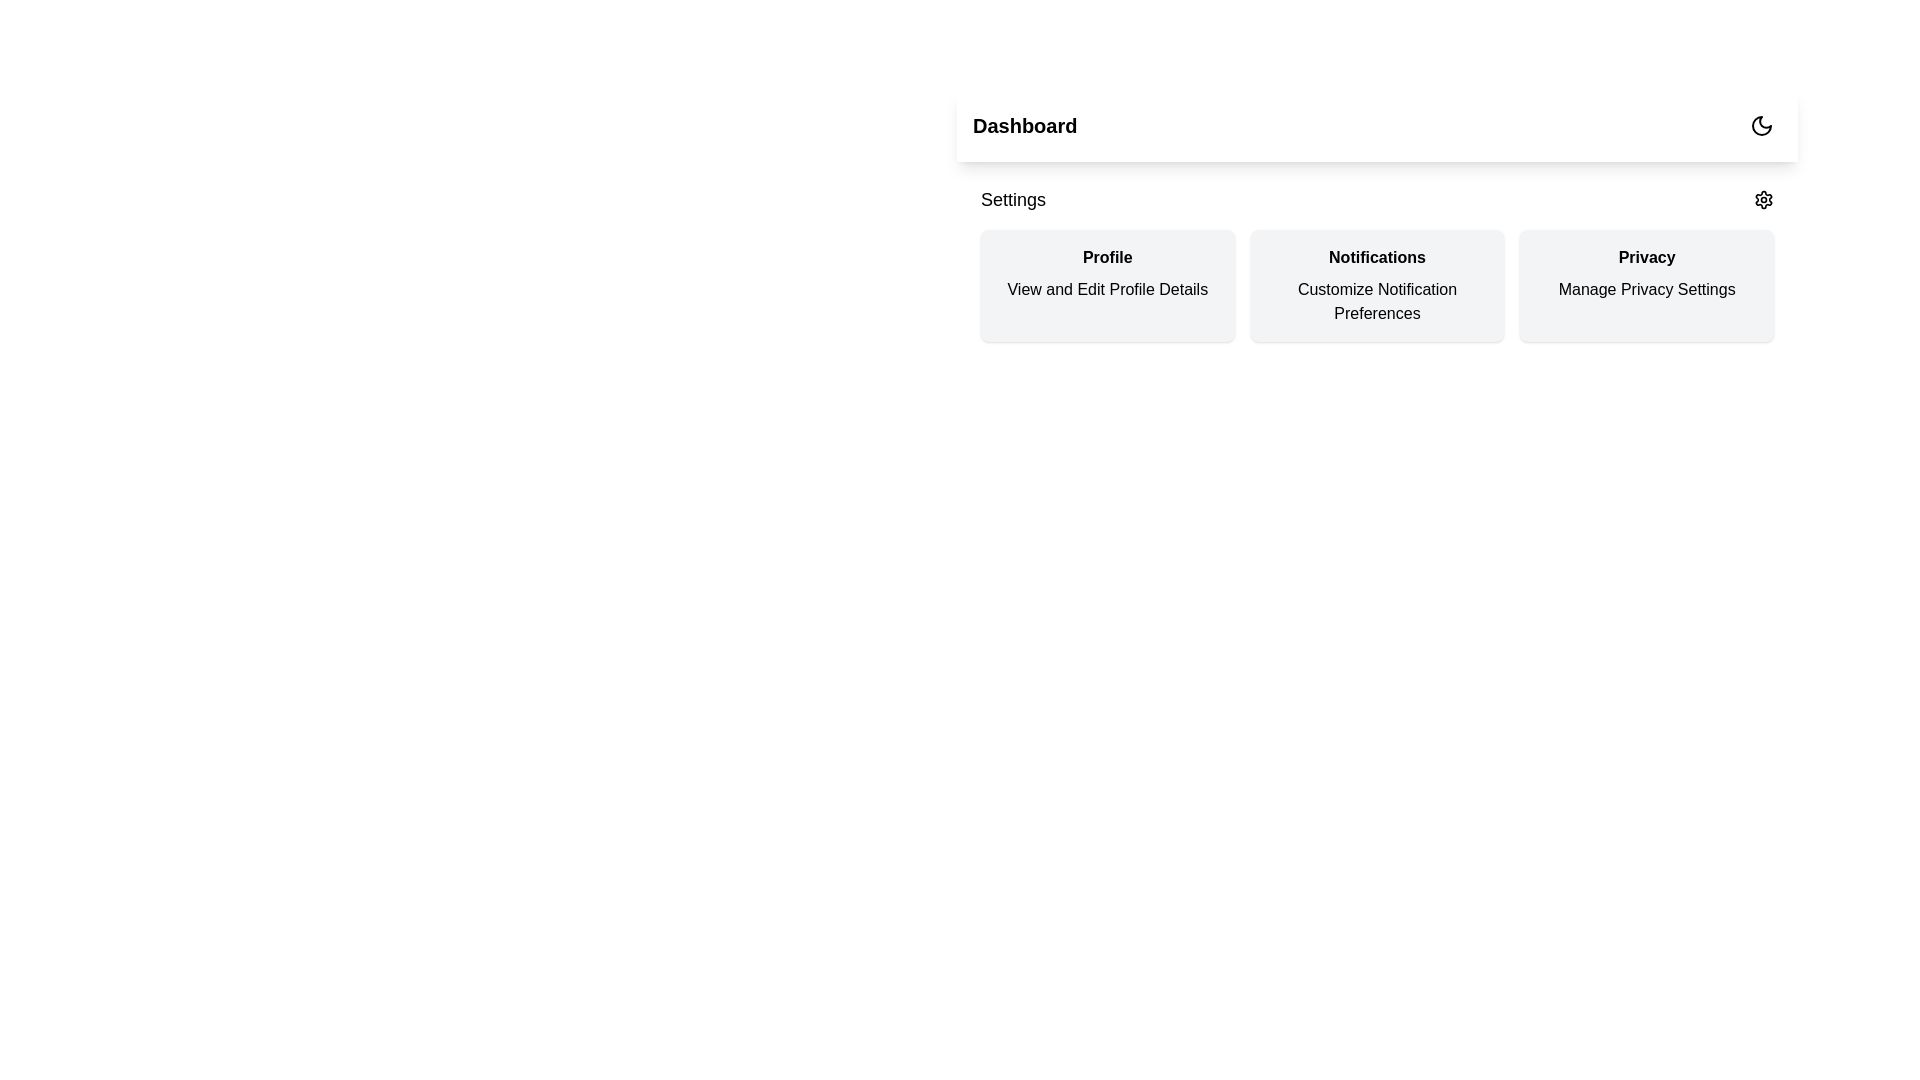  Describe the element at coordinates (1376, 200) in the screenshot. I see `'Settings' title bar section header, which features bold text on the left and a gear icon on the right, located beneath the 'Dashboard' header` at that location.